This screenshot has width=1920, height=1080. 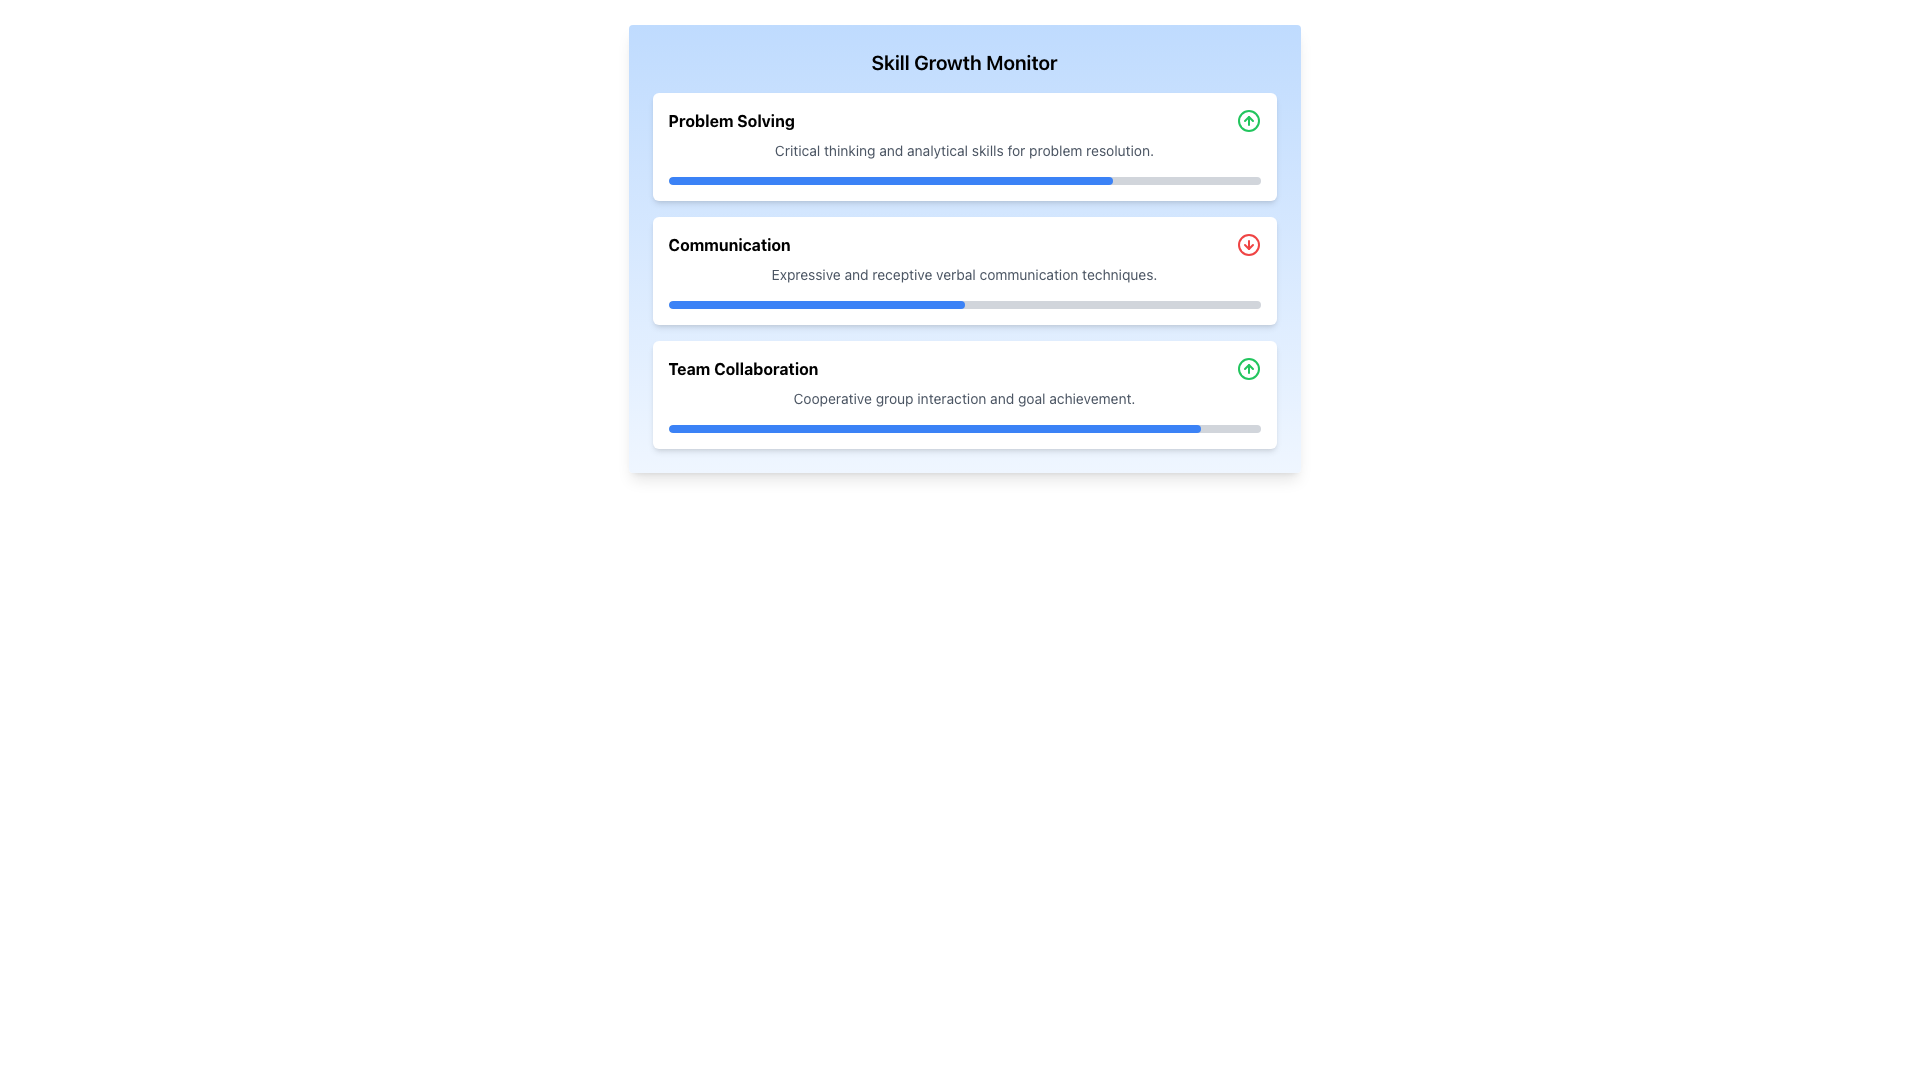 What do you see at coordinates (1247, 120) in the screenshot?
I see `the green-bordered circle in the top-right corner of the 'Problem Solving' skill entry, which is part of an SVG icon indicating progress or improvement` at bounding box center [1247, 120].